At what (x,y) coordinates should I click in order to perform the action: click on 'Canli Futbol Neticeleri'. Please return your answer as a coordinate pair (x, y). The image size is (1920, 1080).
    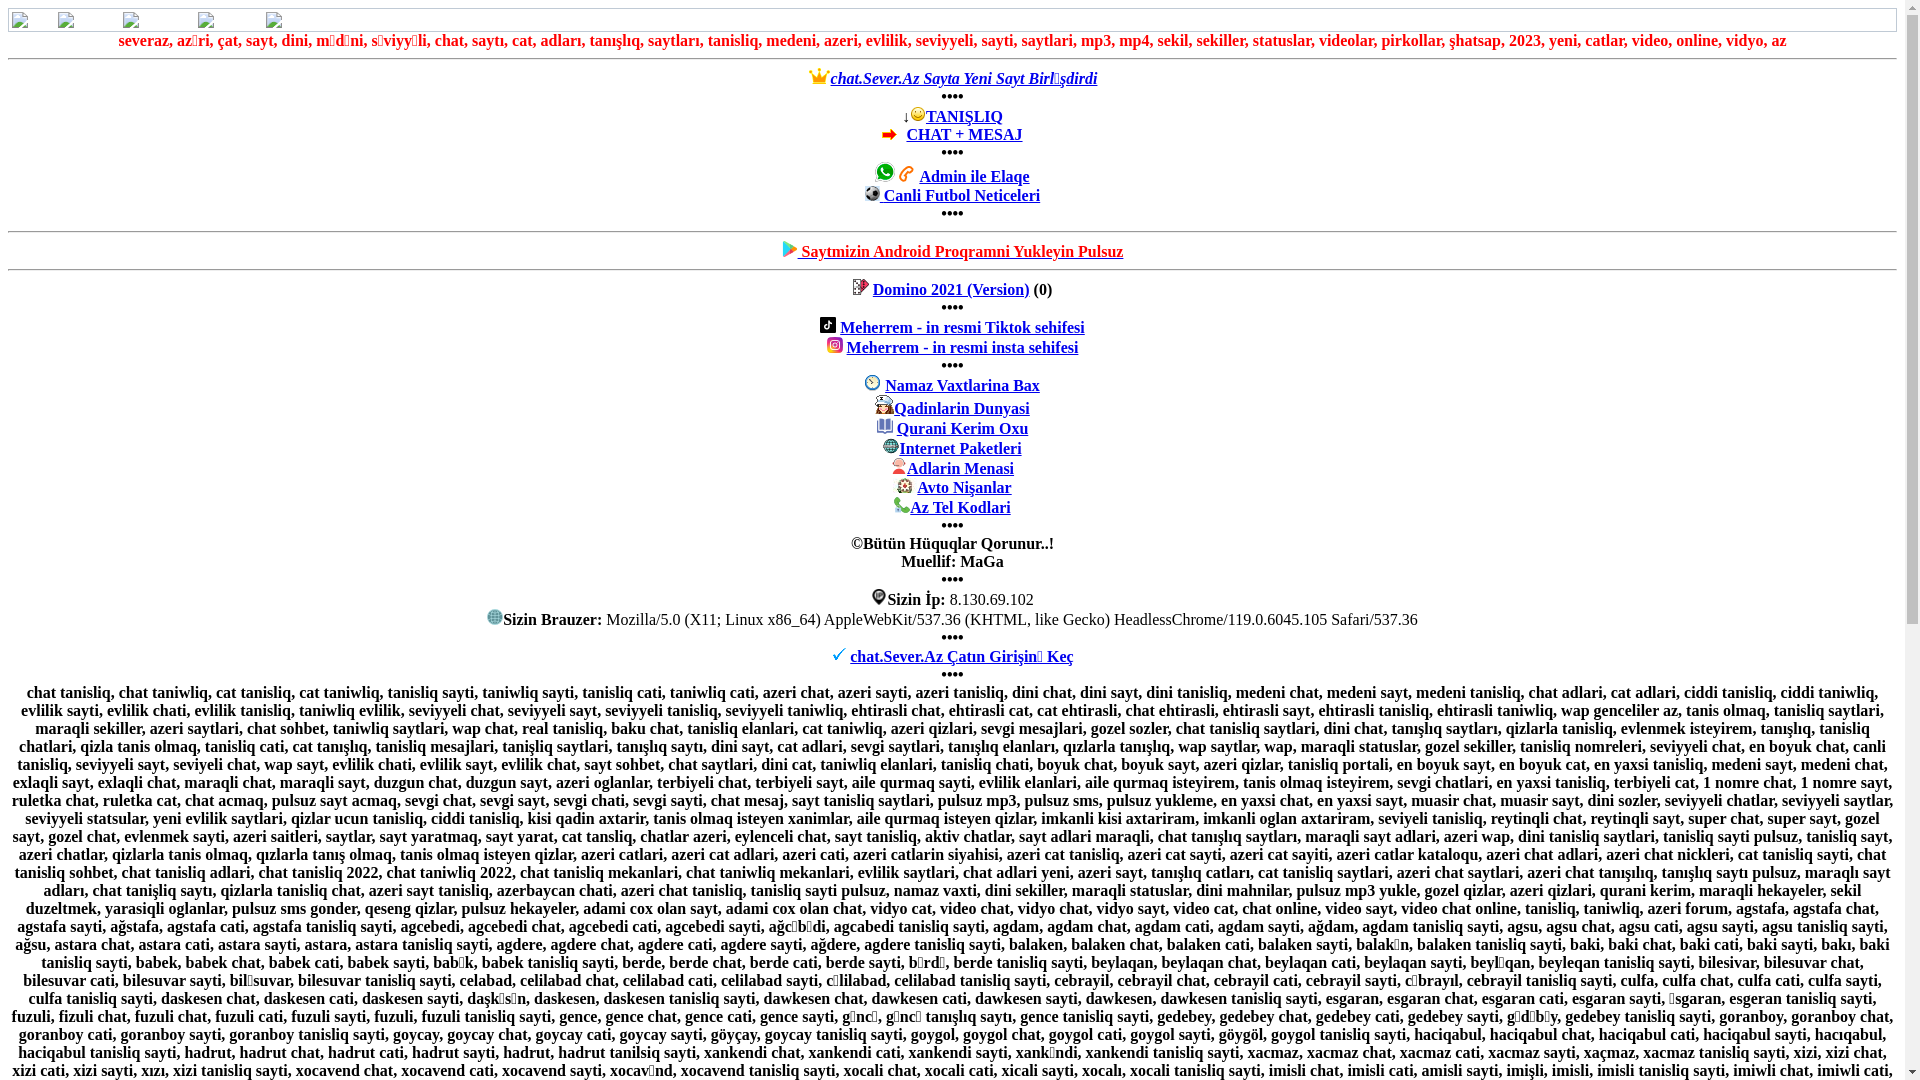
    Looking at the image, I should click on (961, 195).